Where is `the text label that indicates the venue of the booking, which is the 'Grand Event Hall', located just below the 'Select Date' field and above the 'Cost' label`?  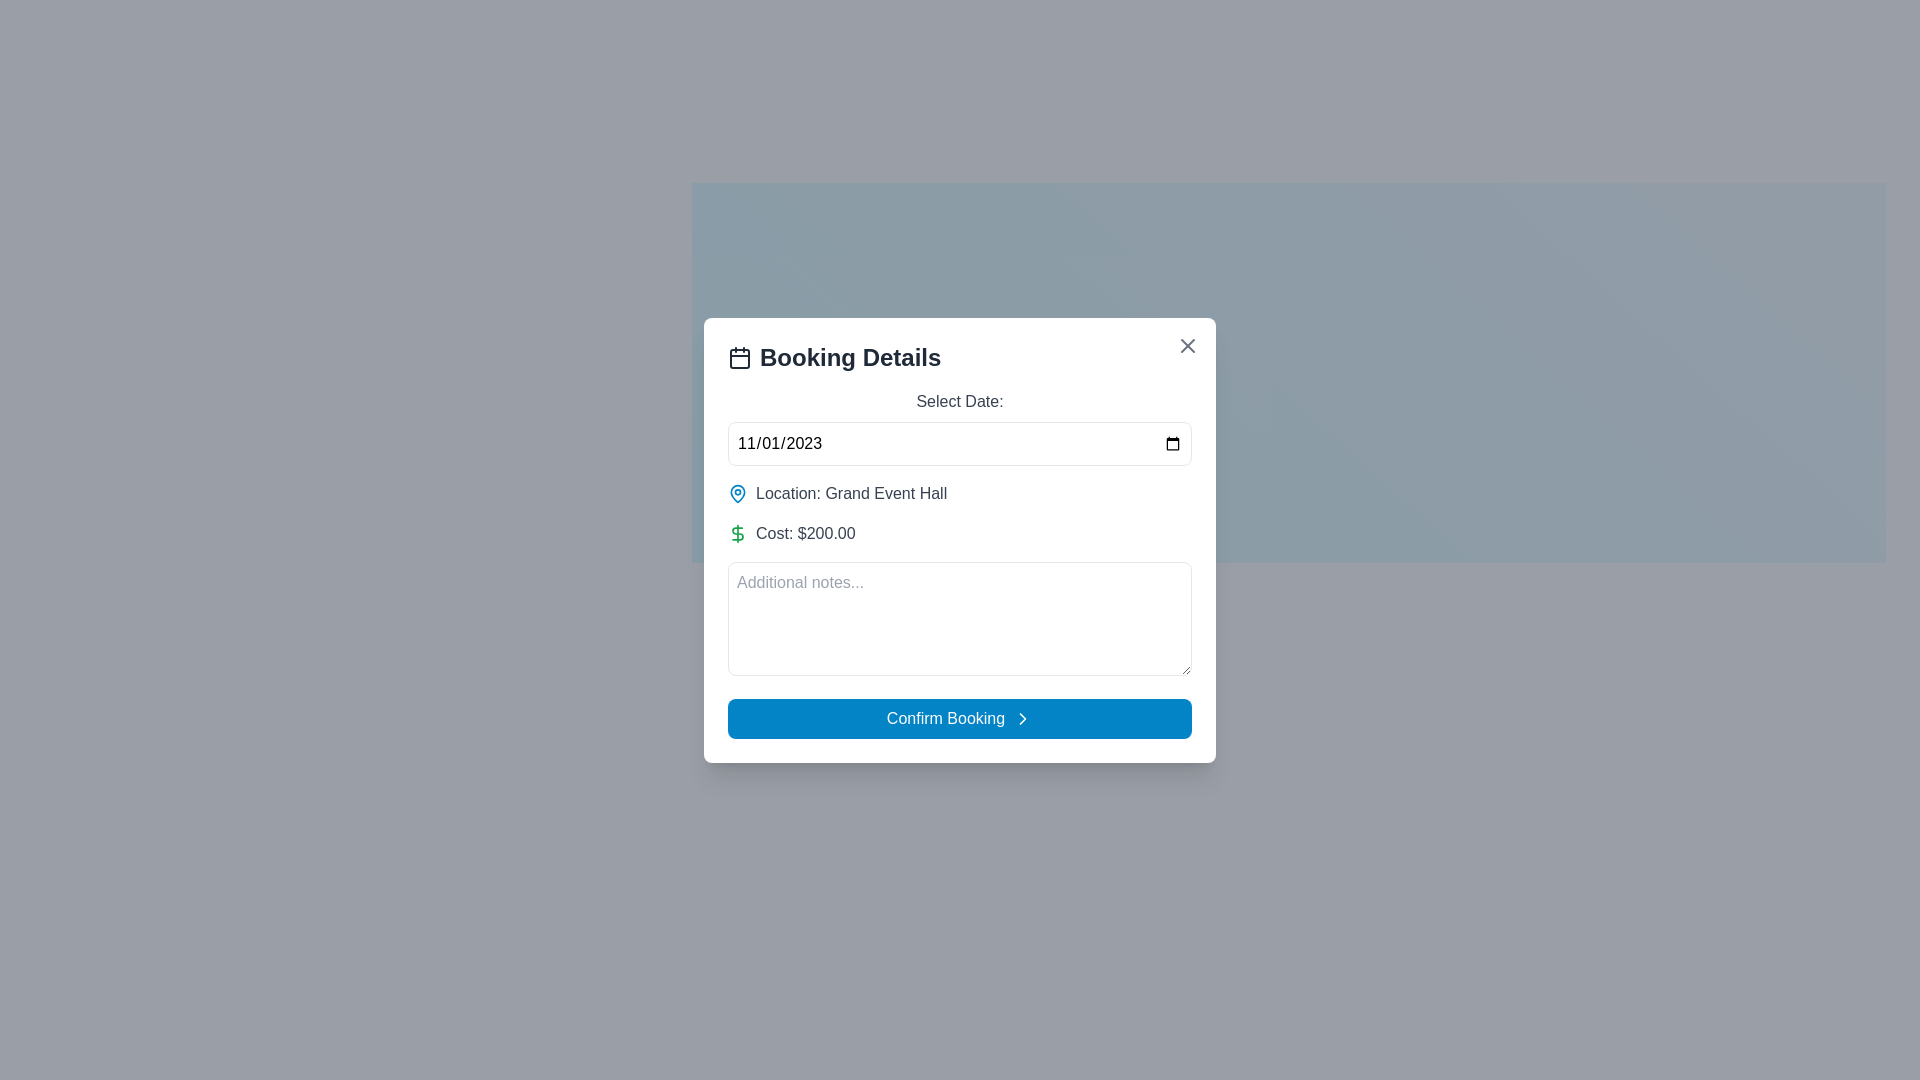
the text label that indicates the venue of the booking, which is the 'Grand Event Hall', located just below the 'Select Date' field and above the 'Cost' label is located at coordinates (851, 493).